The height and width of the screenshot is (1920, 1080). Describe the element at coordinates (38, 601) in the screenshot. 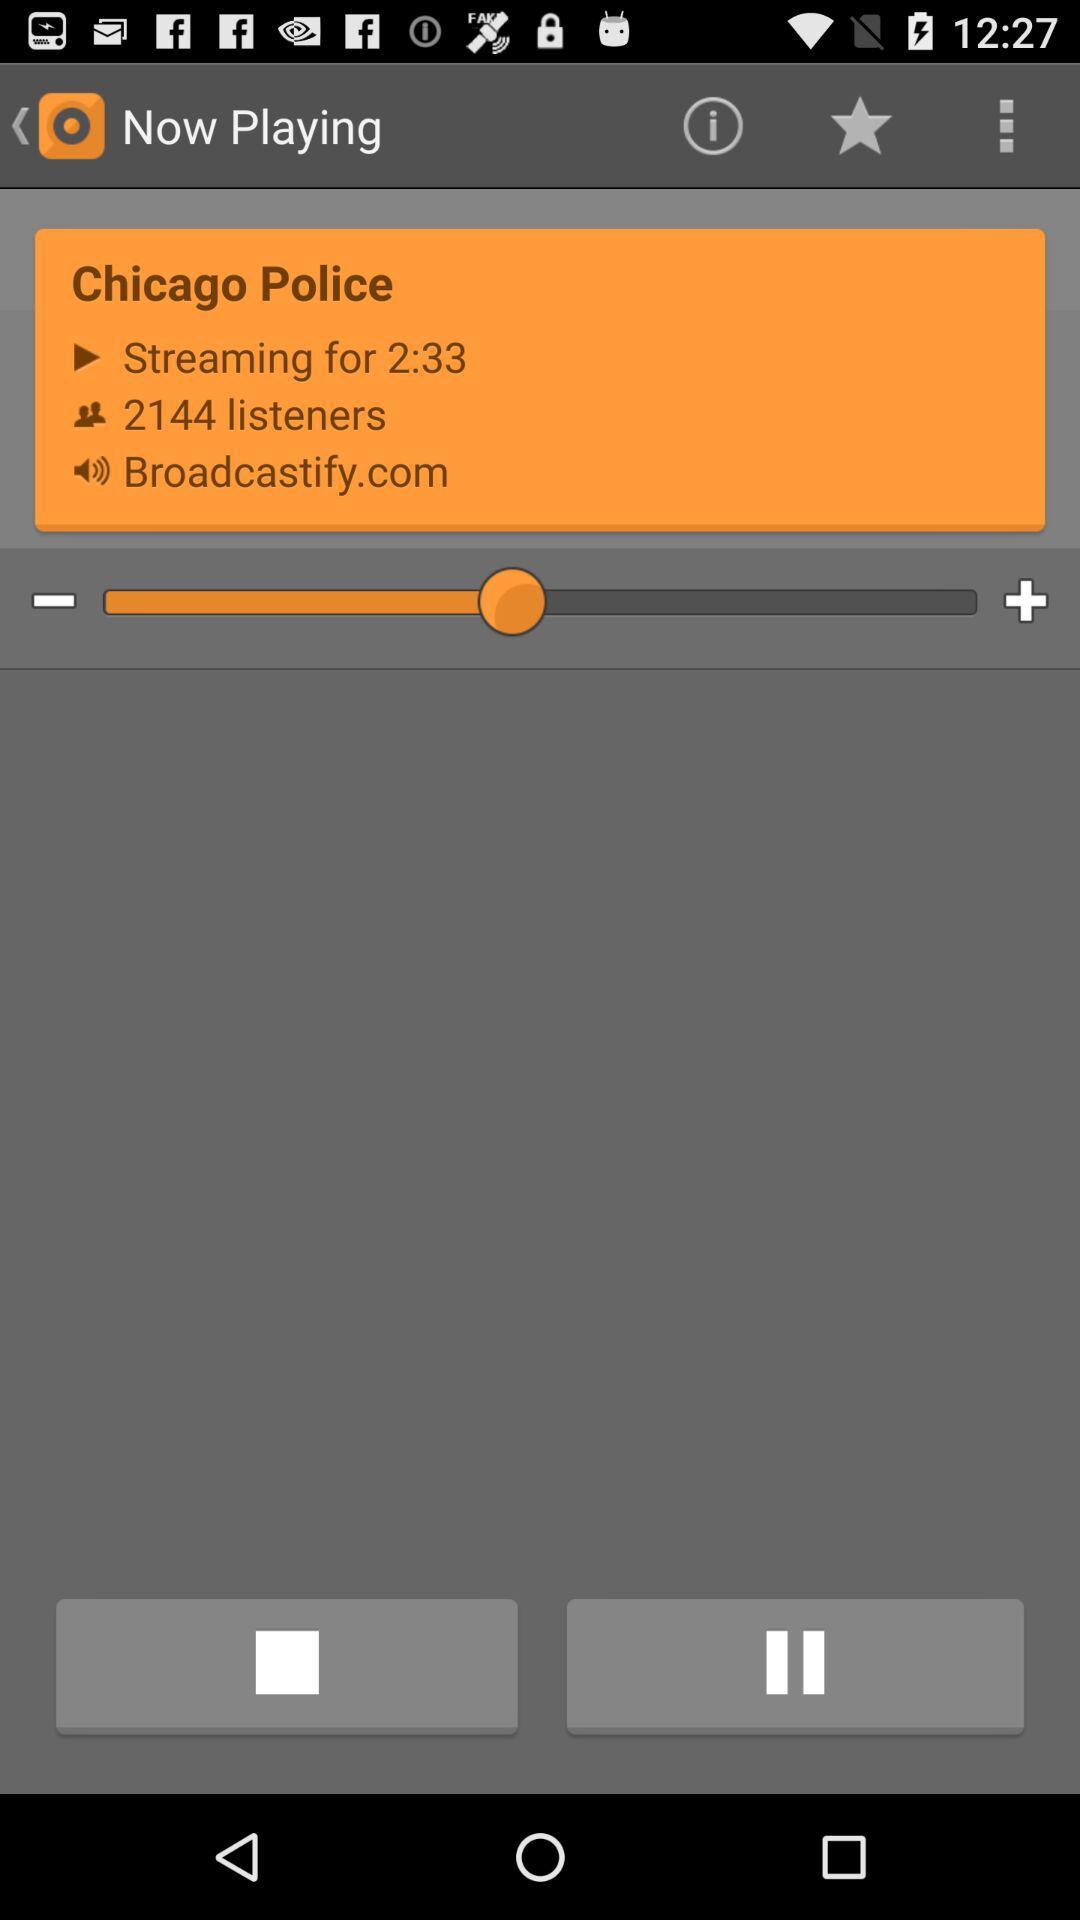

I see `decrease volume` at that location.